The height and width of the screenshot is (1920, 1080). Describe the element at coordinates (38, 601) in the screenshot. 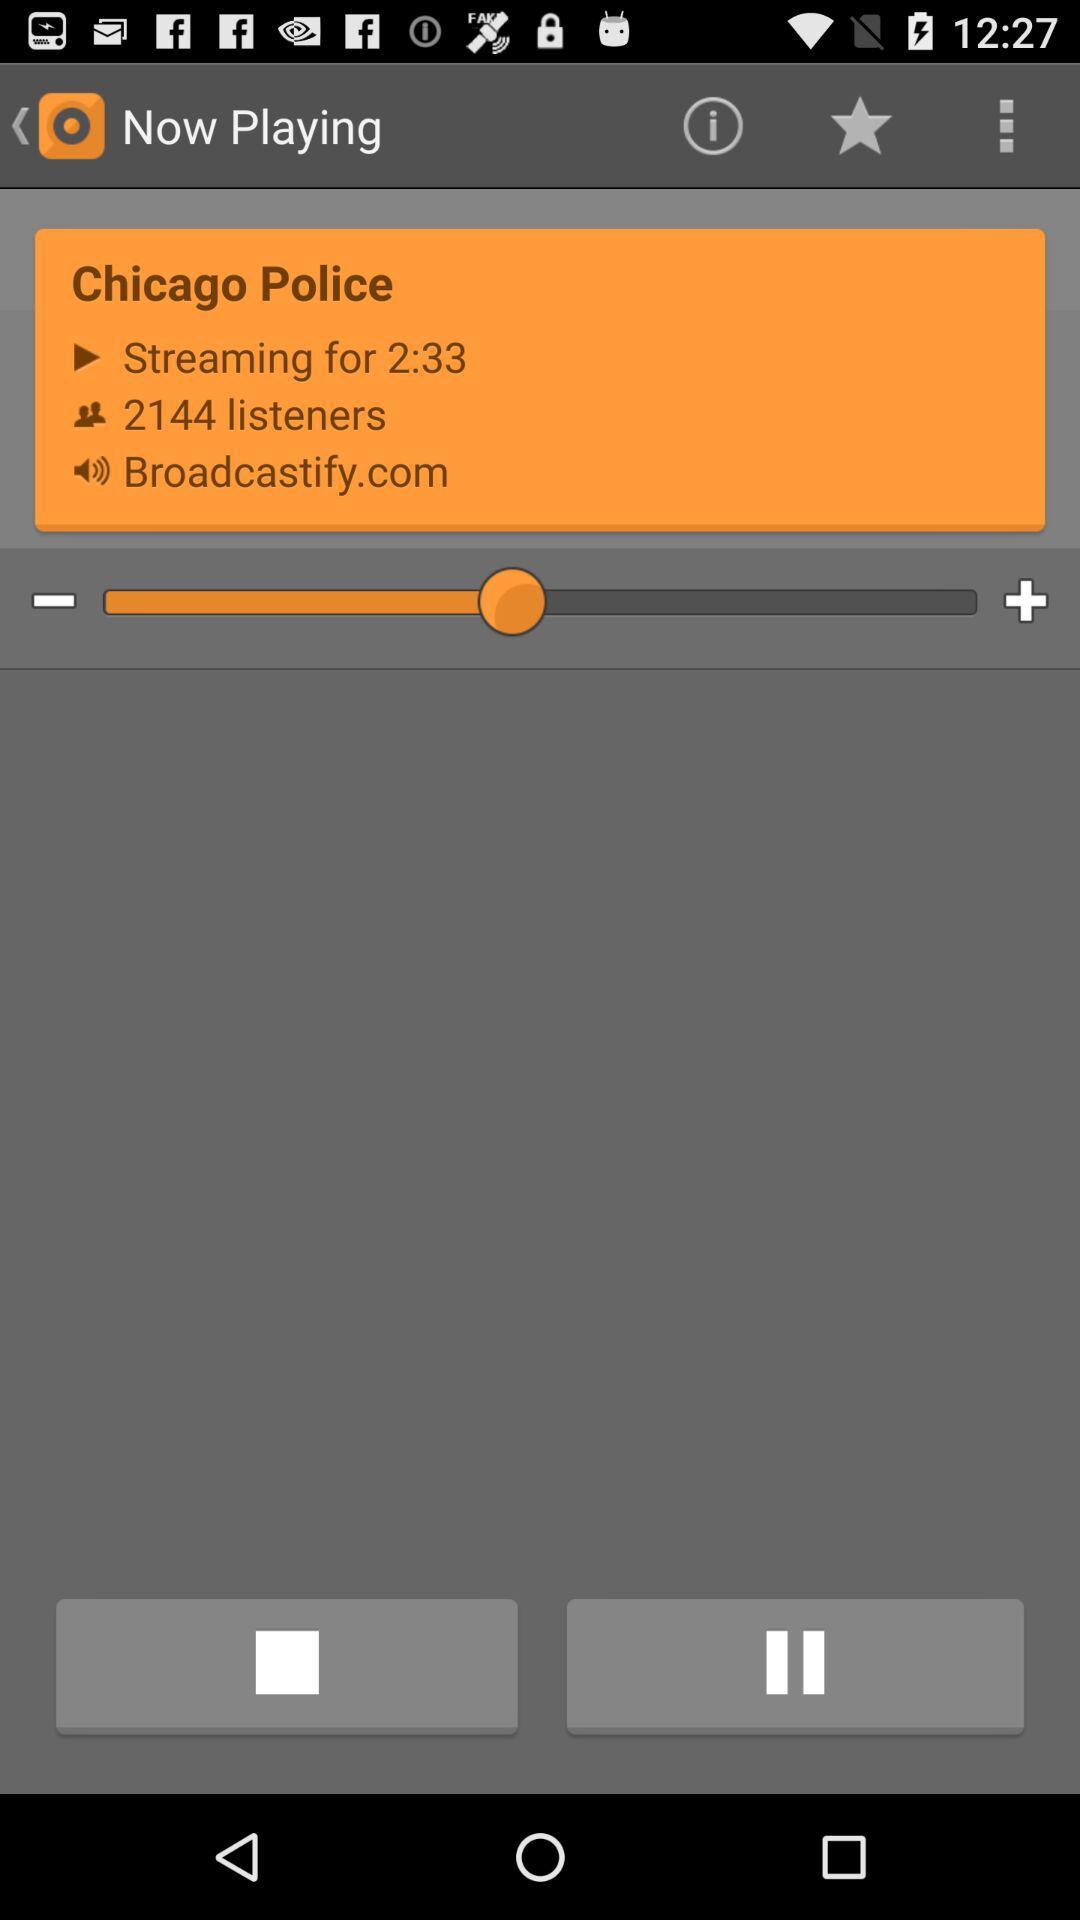

I see `decrease volume` at that location.